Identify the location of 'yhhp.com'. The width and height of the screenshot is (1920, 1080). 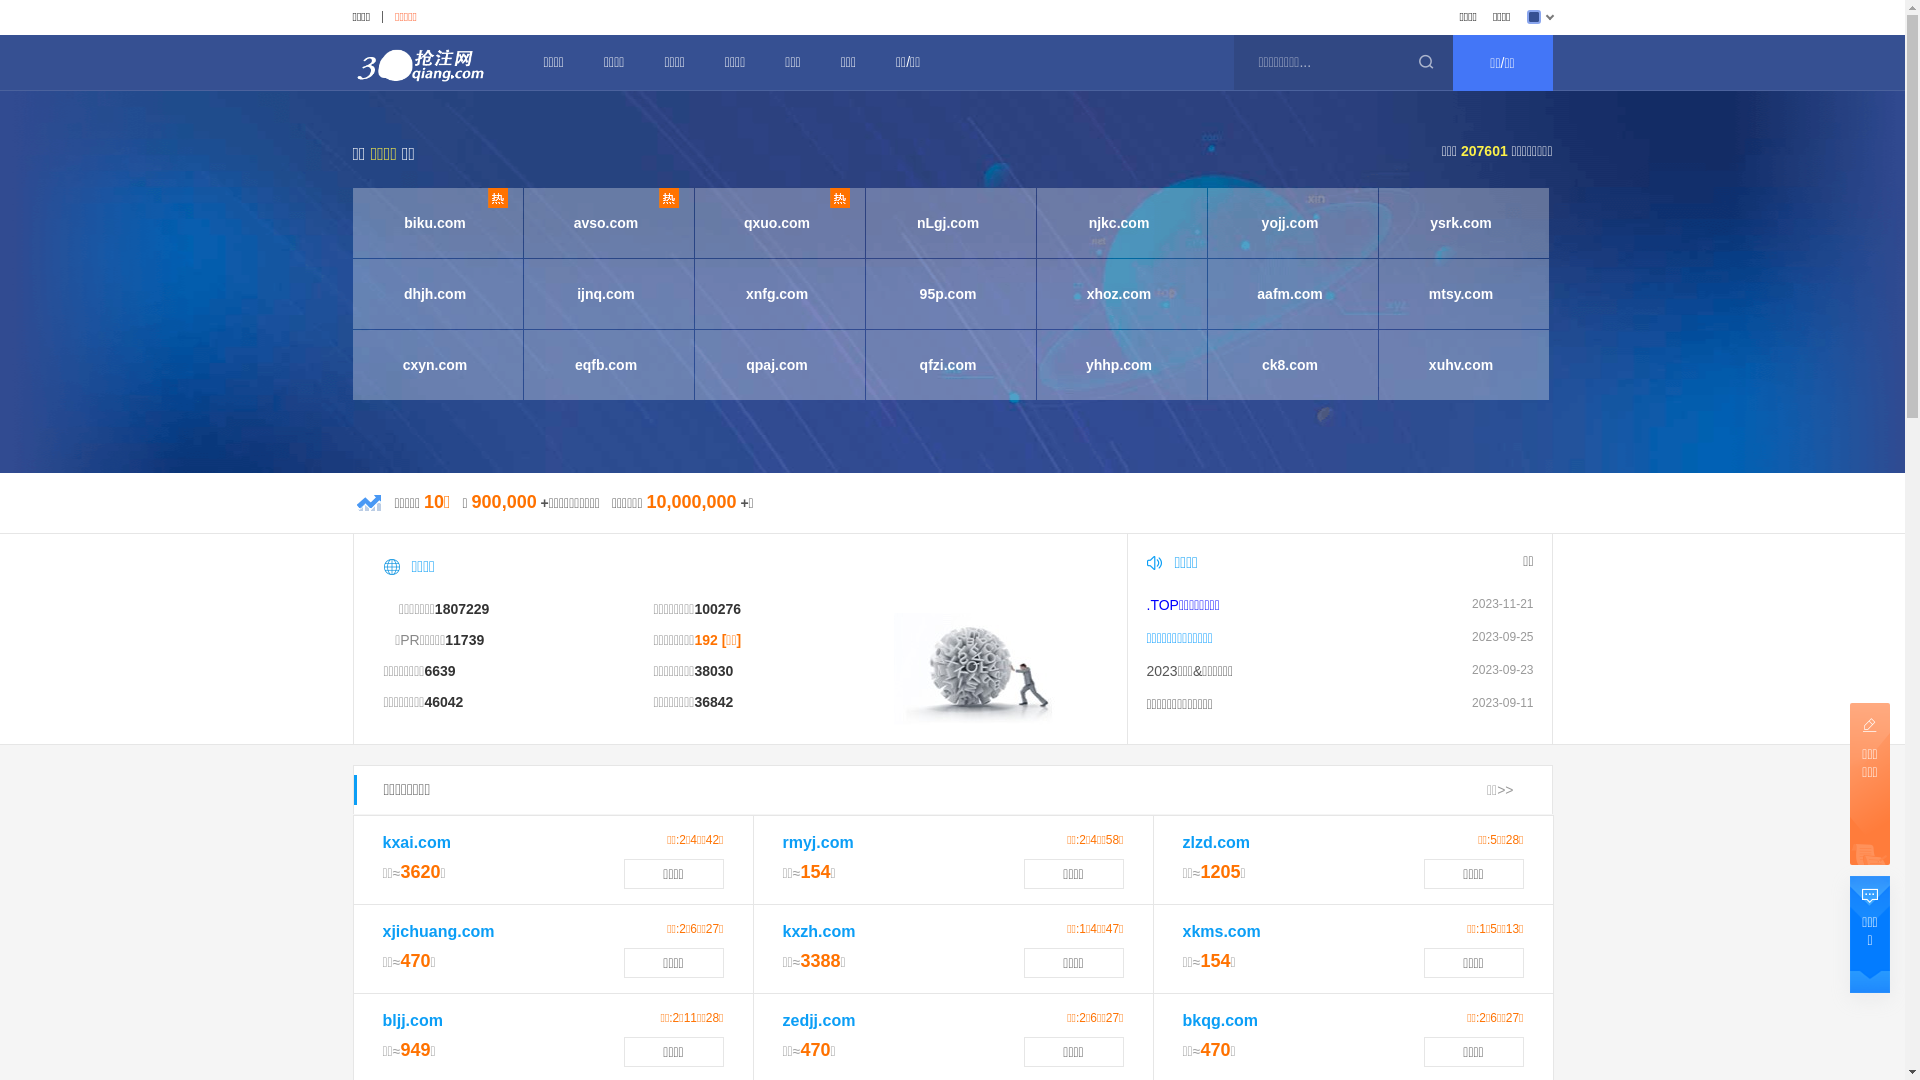
(1045, 365).